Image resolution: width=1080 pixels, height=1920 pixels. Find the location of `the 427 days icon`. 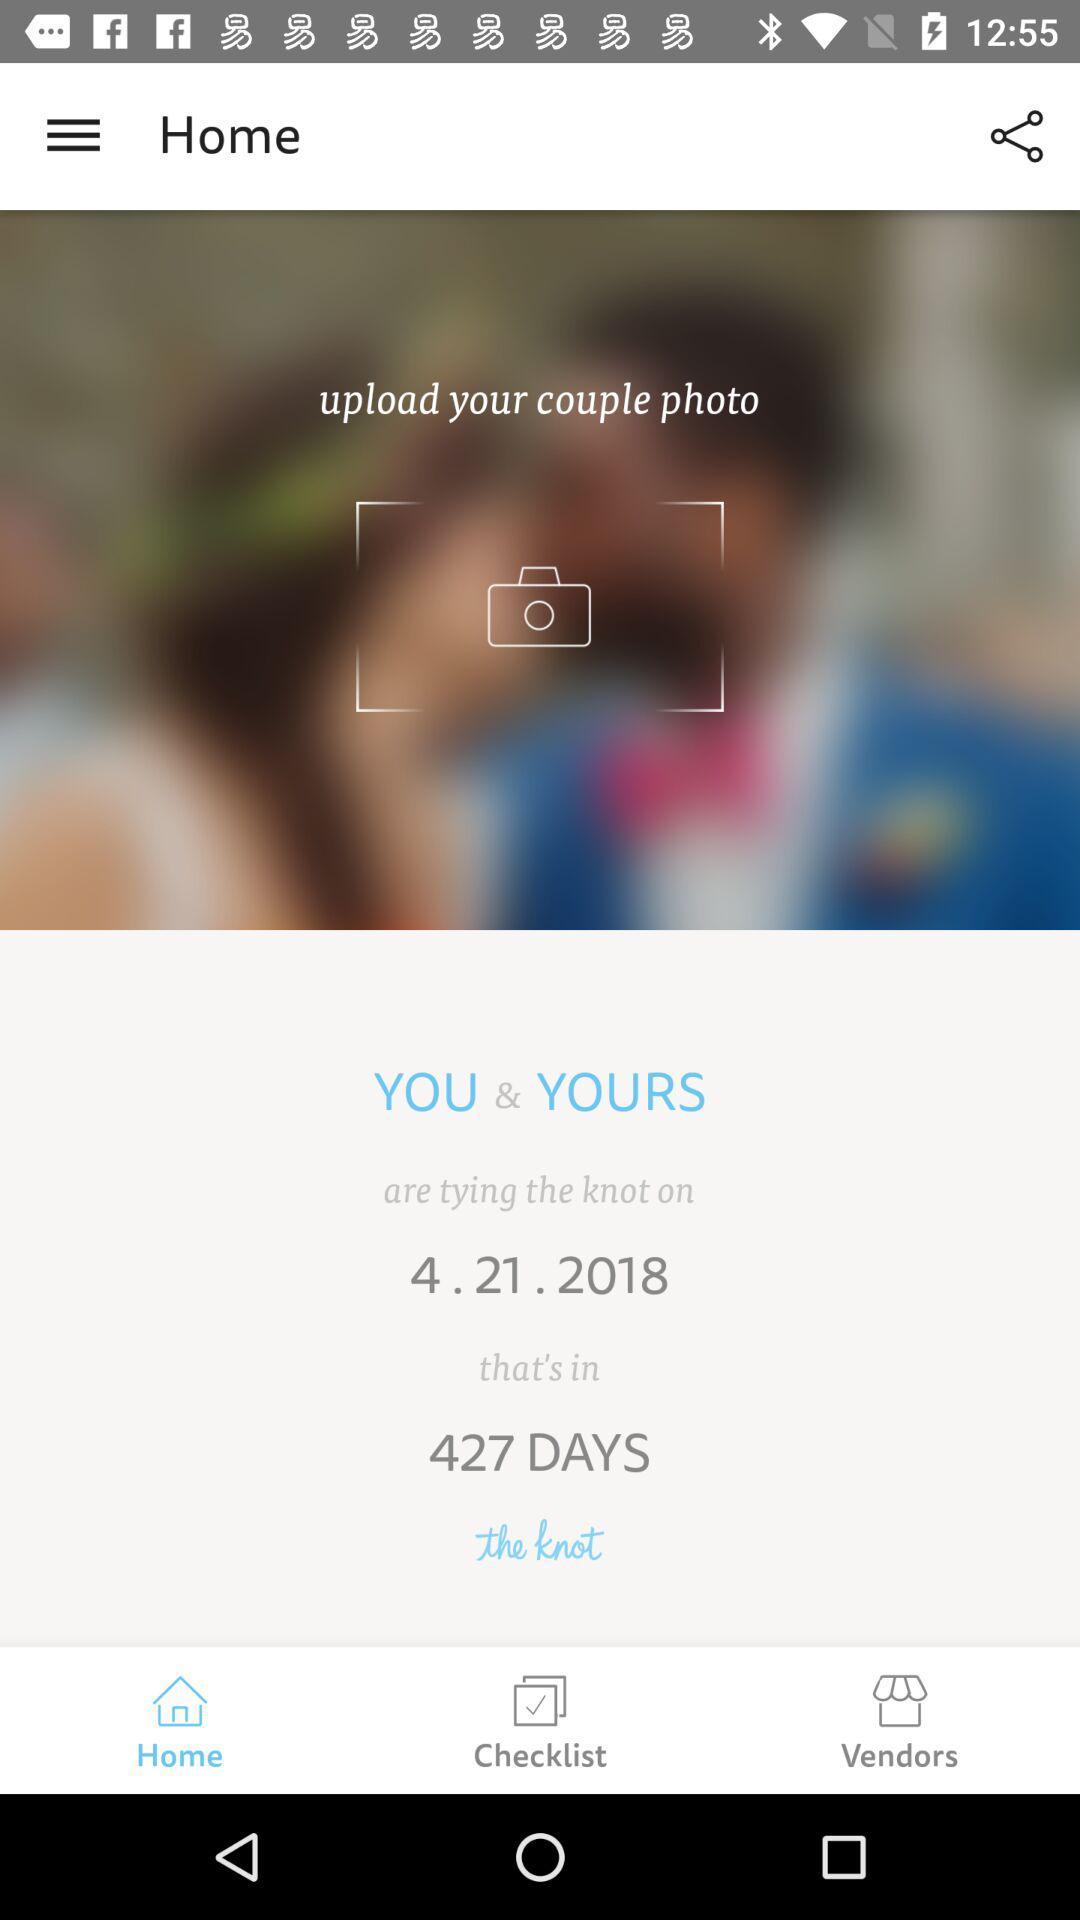

the 427 days icon is located at coordinates (540, 1467).